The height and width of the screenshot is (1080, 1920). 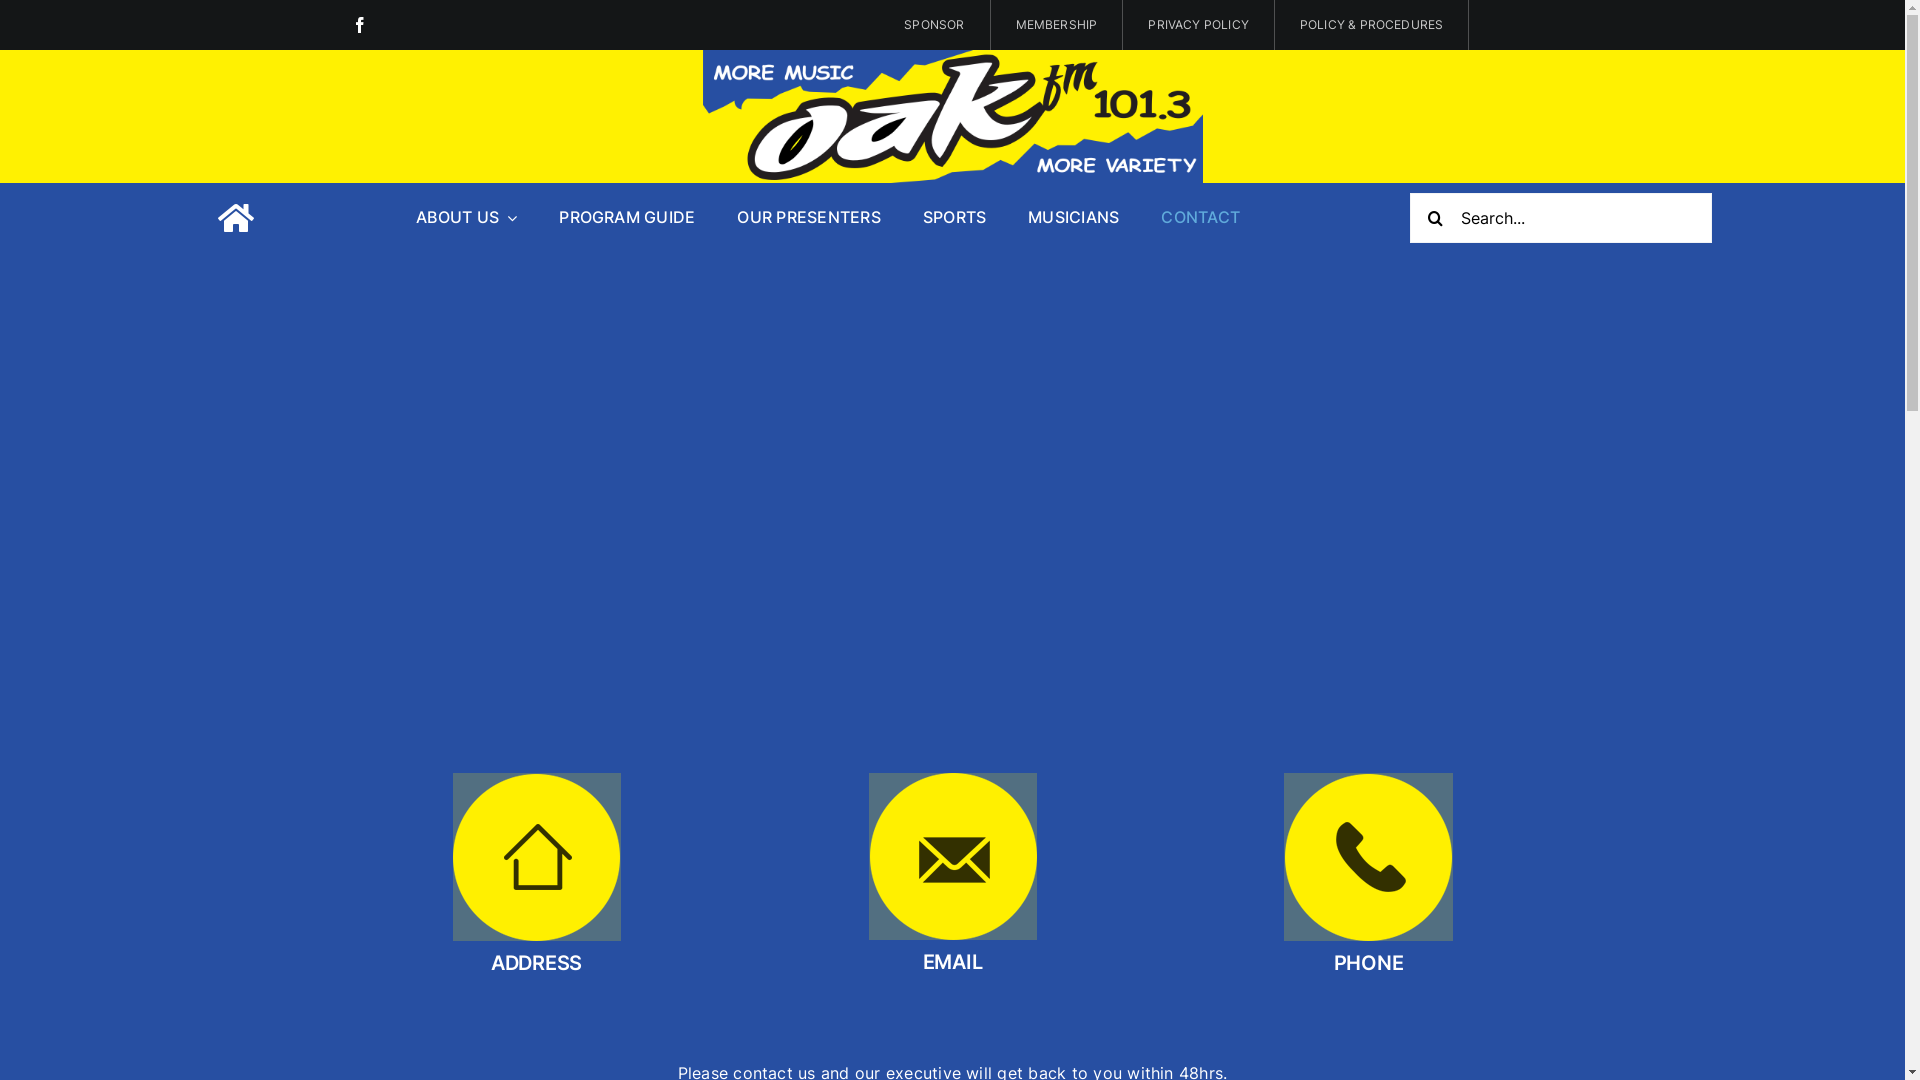 I want to click on 'MEMBERSHIP', so click(x=1056, y=24).